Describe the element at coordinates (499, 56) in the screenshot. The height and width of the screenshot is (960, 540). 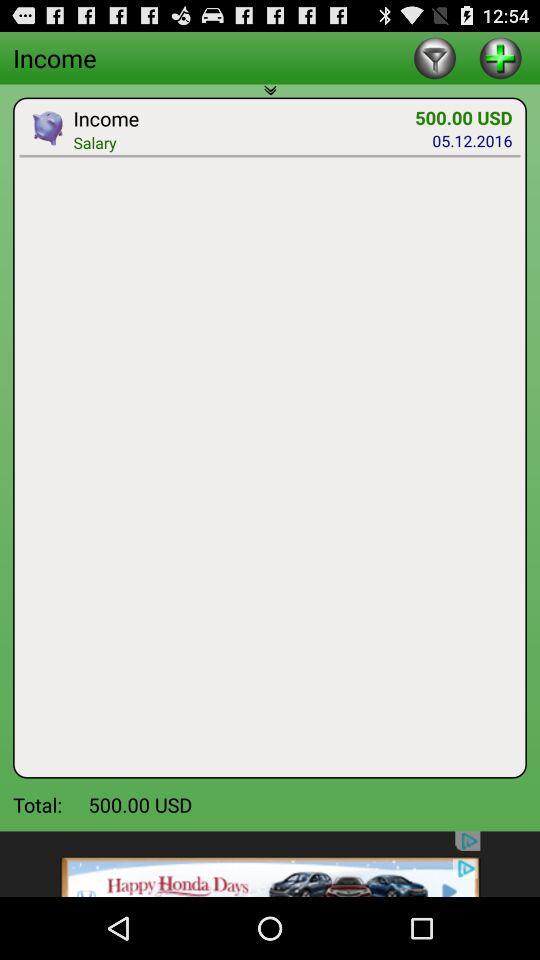
I see `information` at that location.